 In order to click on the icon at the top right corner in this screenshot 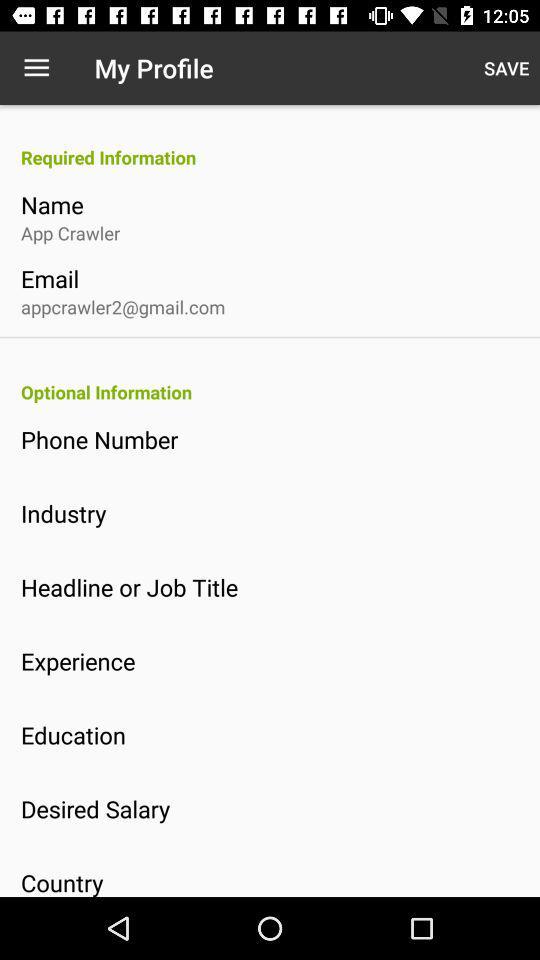, I will do `click(505, 68)`.